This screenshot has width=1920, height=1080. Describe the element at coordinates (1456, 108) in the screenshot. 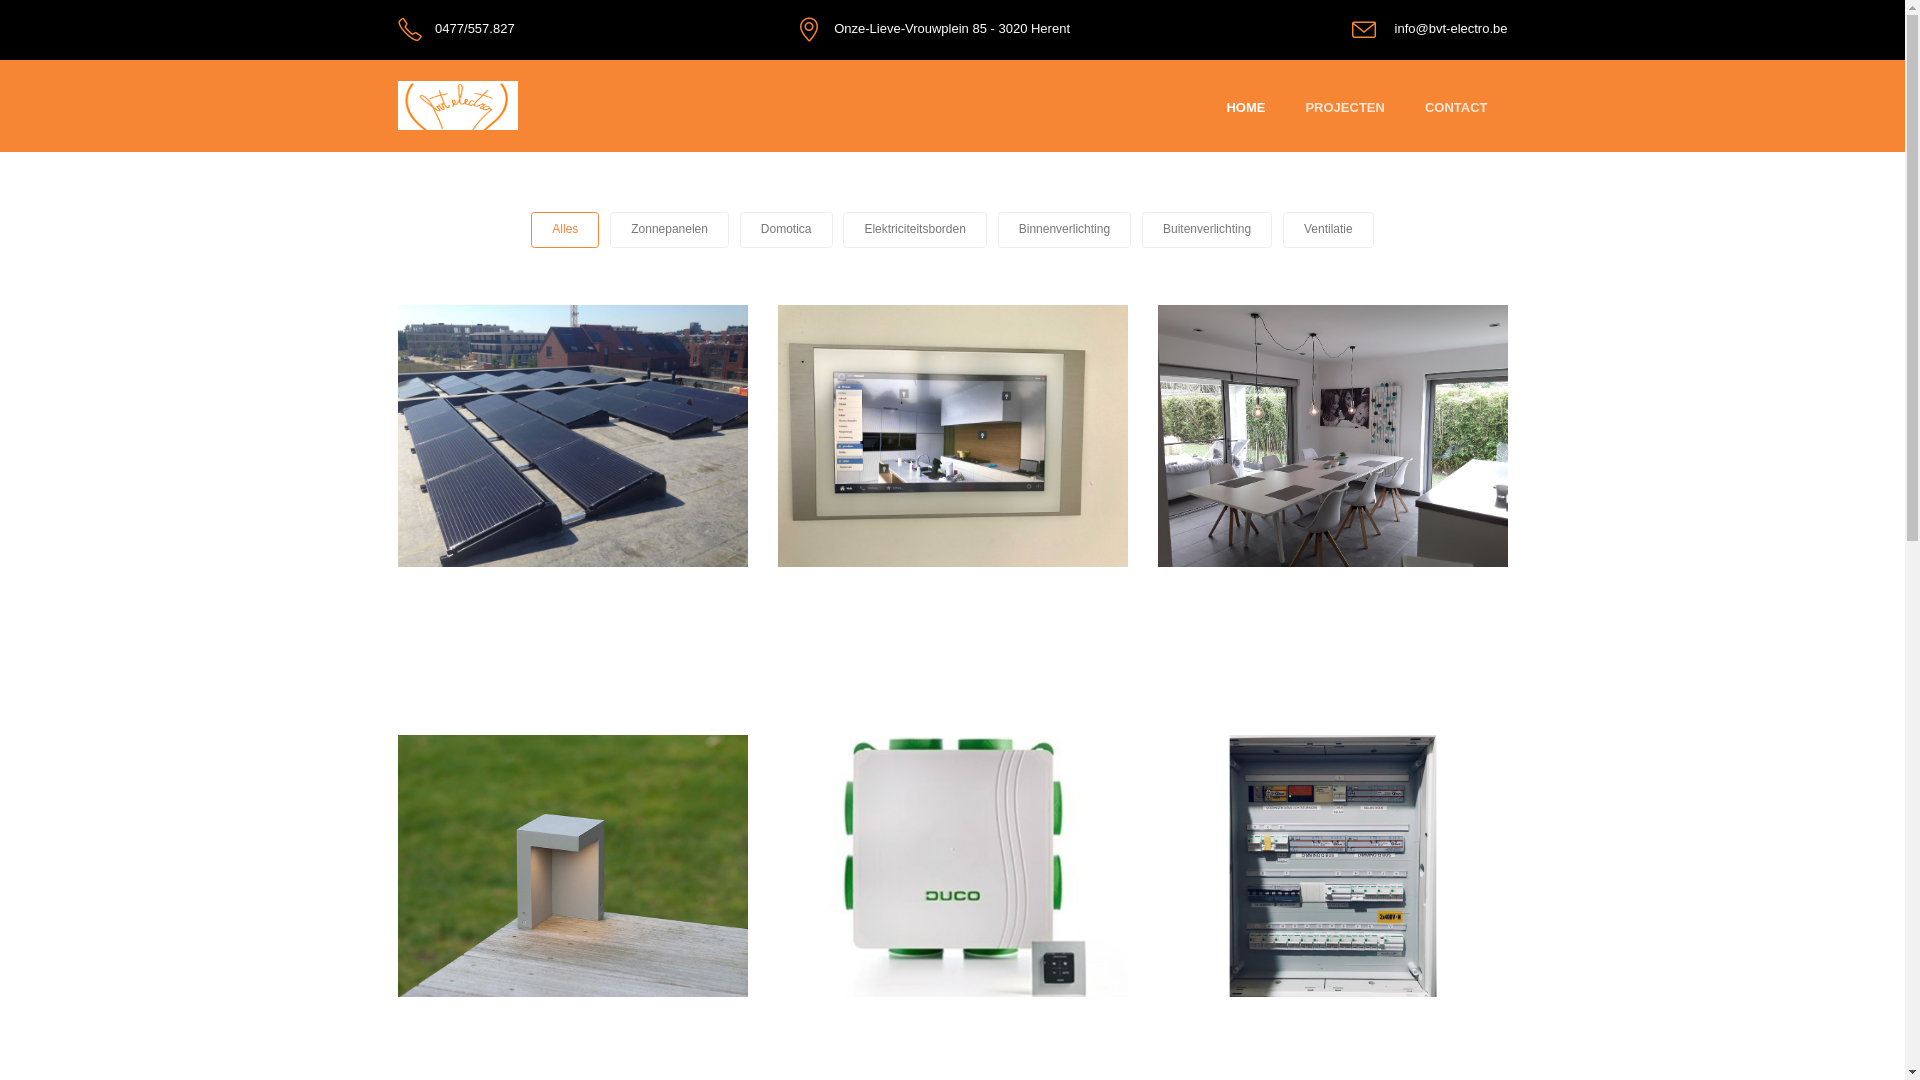

I see `'CONTACT'` at that location.